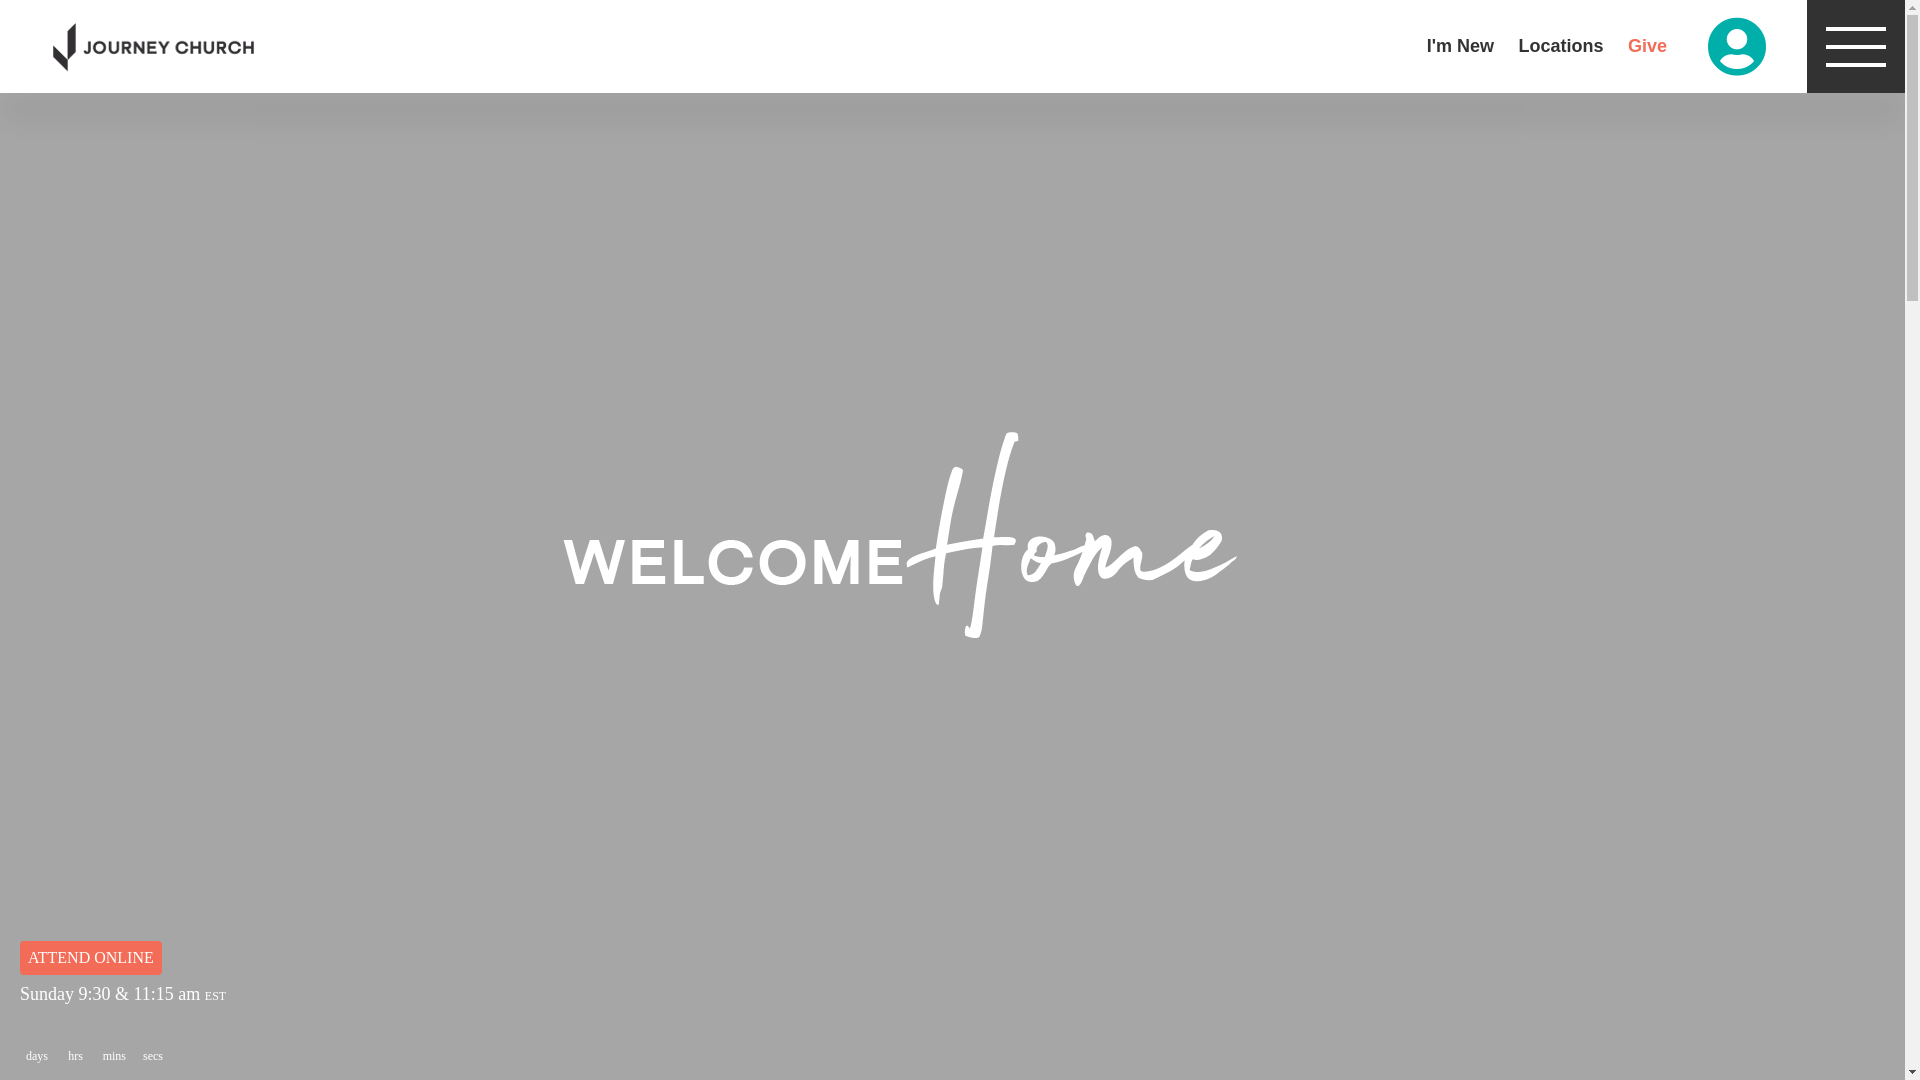 The width and height of the screenshot is (1920, 1080). I want to click on 'ATTEND ONLINE', so click(90, 956).